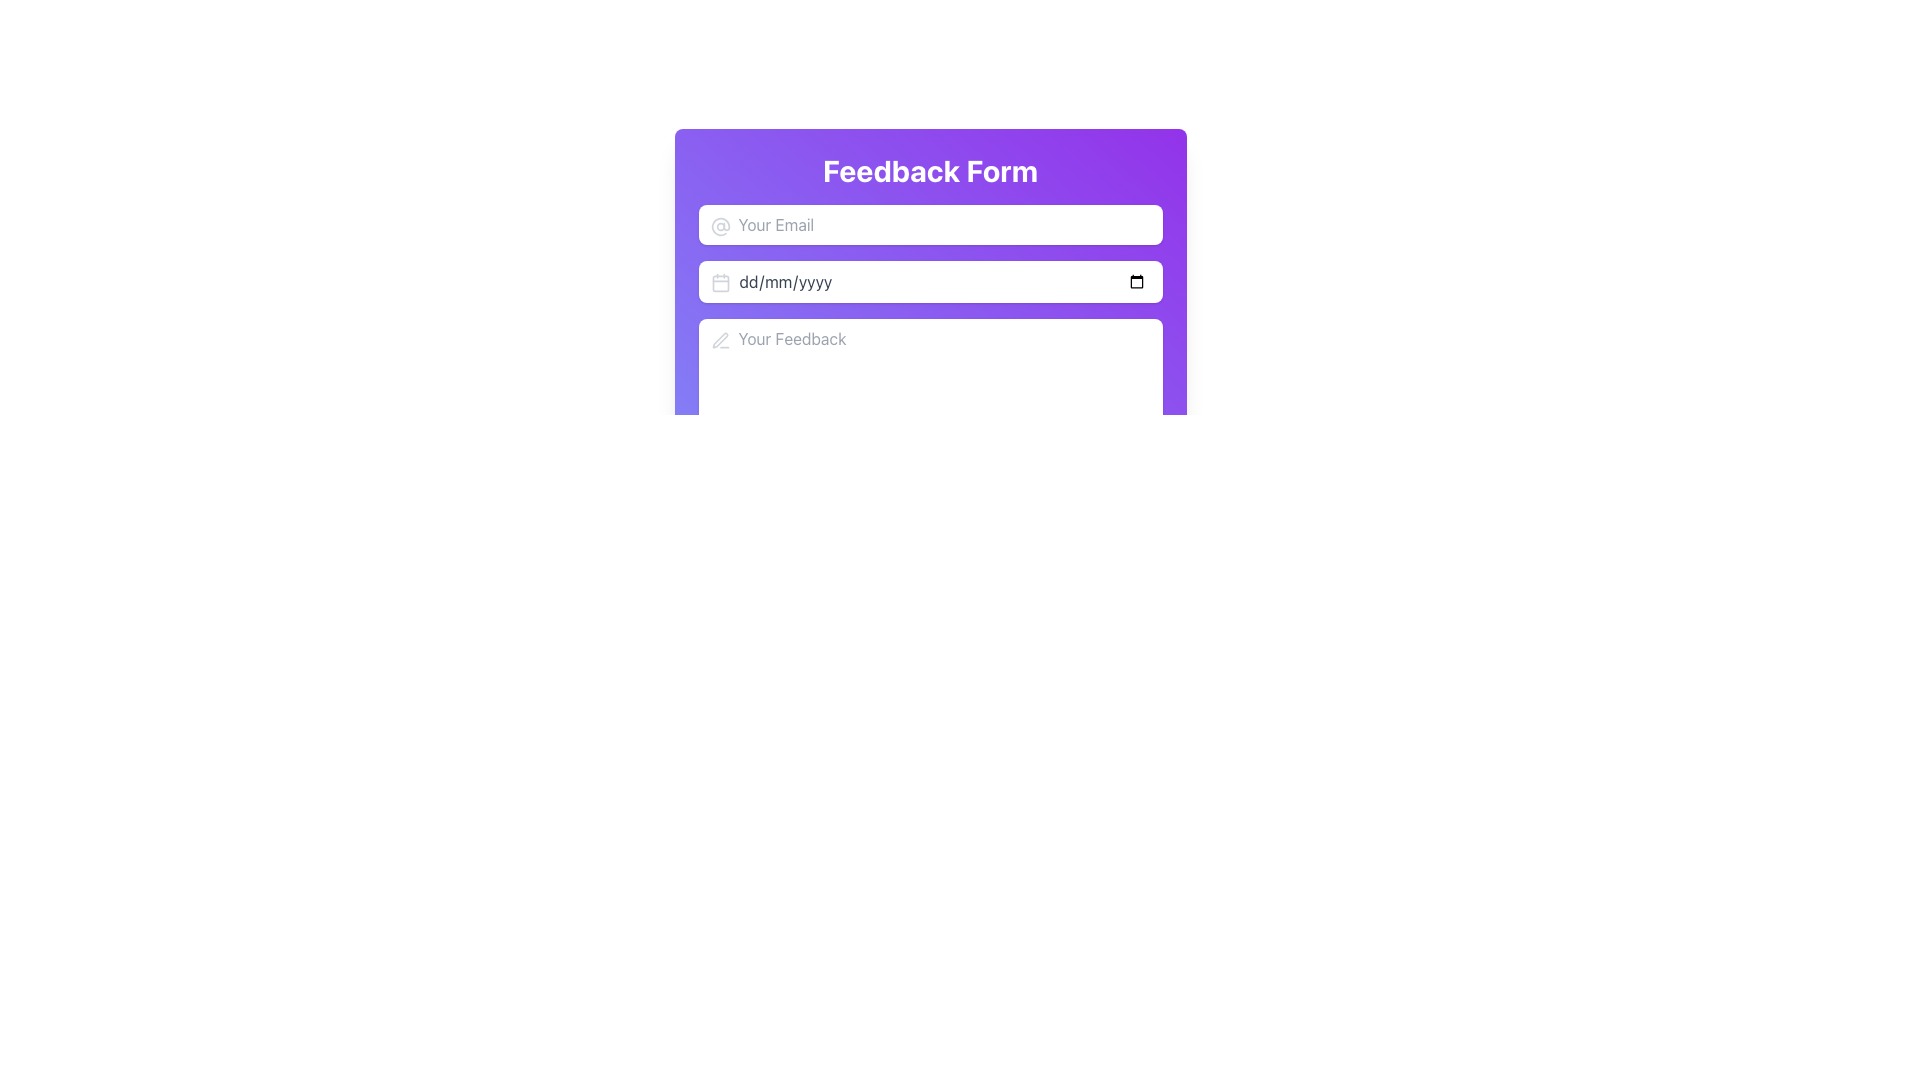 Image resolution: width=1920 pixels, height=1080 pixels. Describe the element at coordinates (720, 339) in the screenshot. I see `the icon located to the left of the 'Your Feedback' text area in the 'Feedback Form' interface, which serves as a trigger for adding or editing content` at that location.